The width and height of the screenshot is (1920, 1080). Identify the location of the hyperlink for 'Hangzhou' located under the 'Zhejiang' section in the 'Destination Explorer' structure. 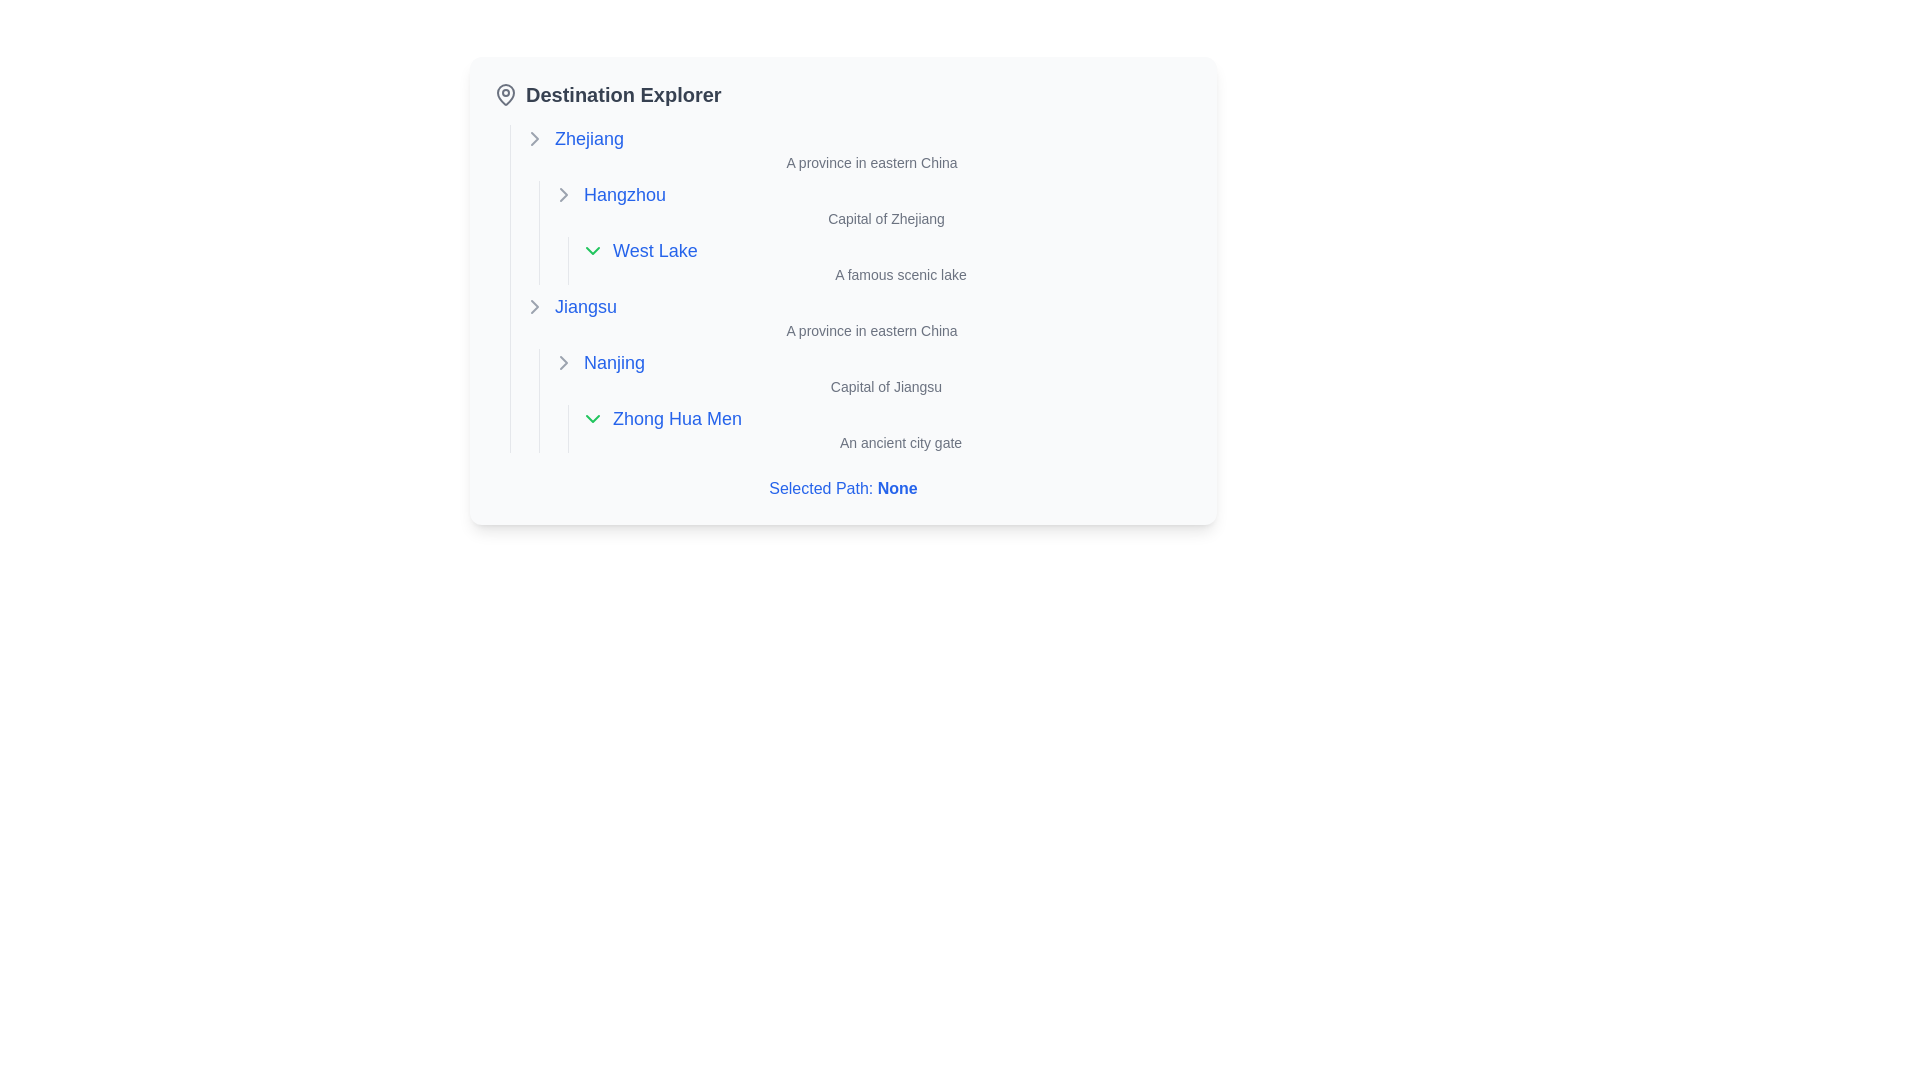
(623, 195).